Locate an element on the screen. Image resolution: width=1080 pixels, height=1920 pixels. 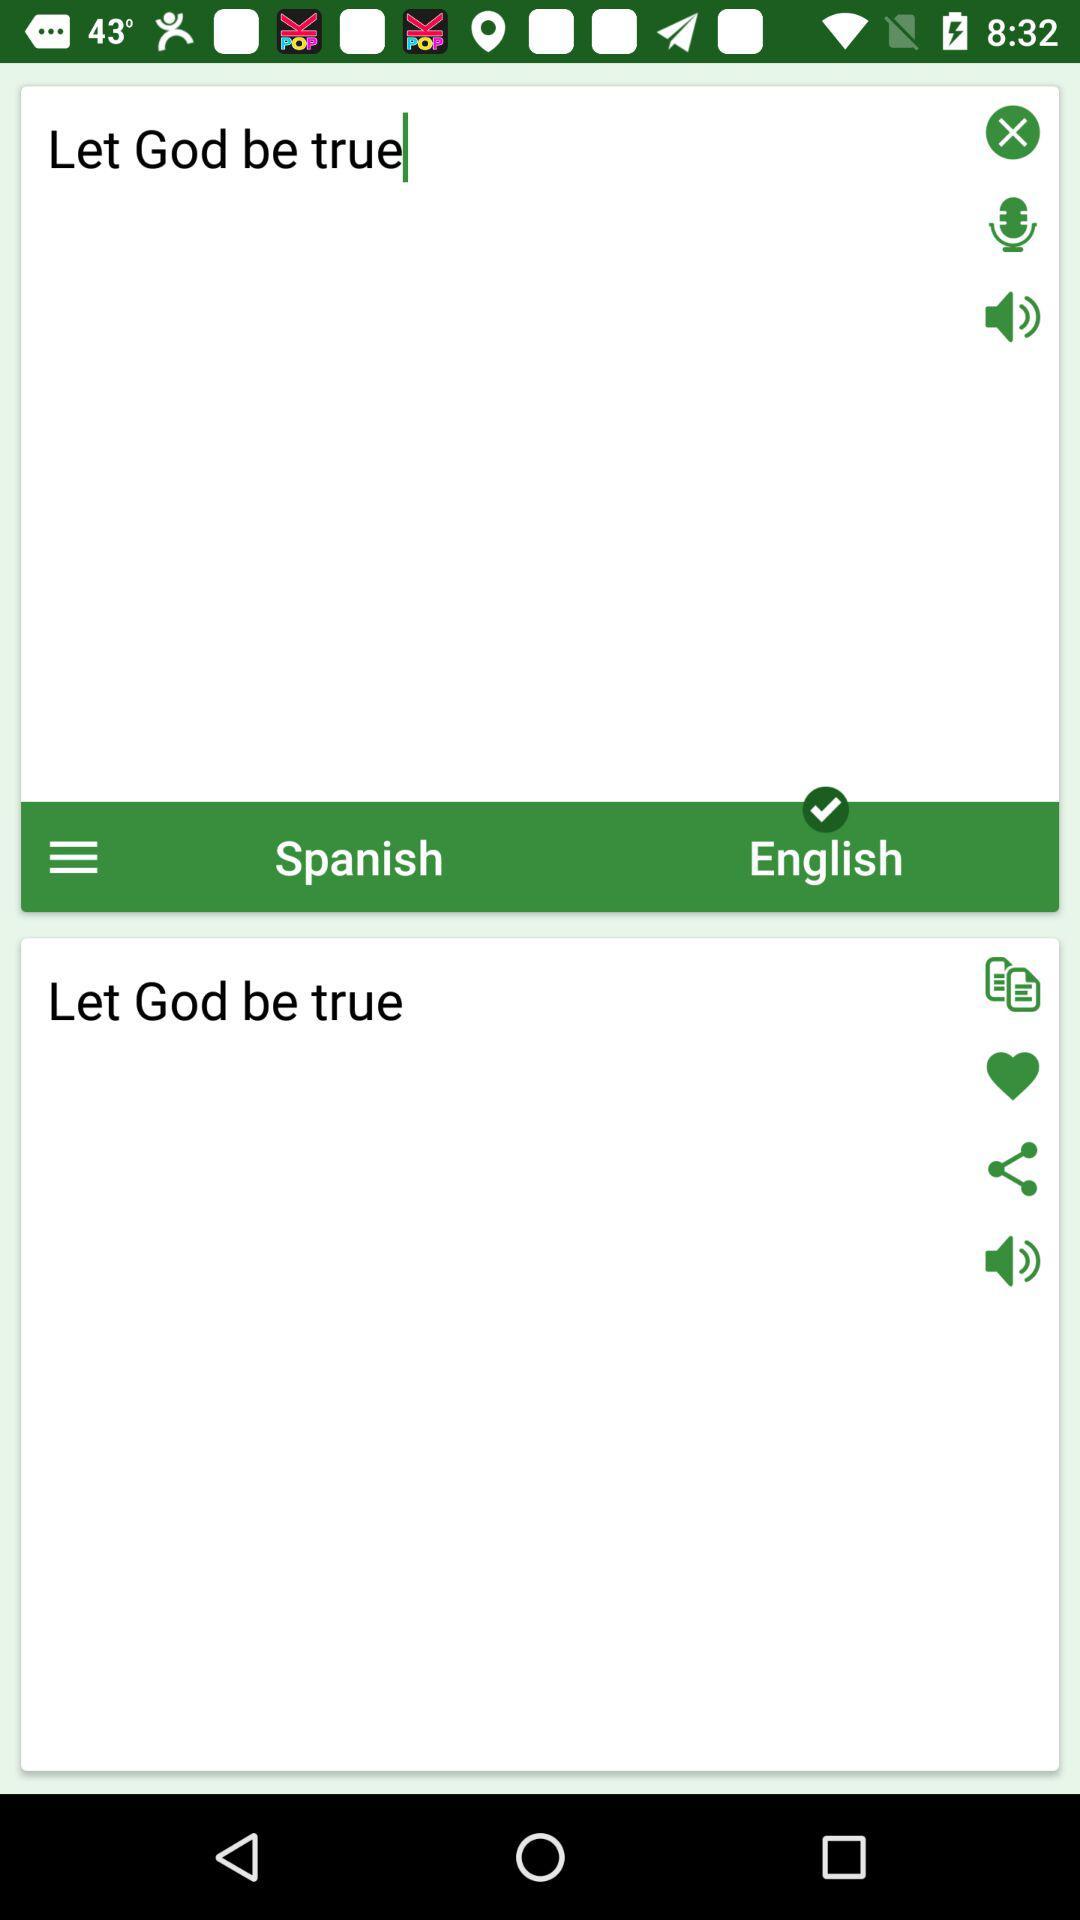
the icon to the left of the spanish is located at coordinates (72, 856).